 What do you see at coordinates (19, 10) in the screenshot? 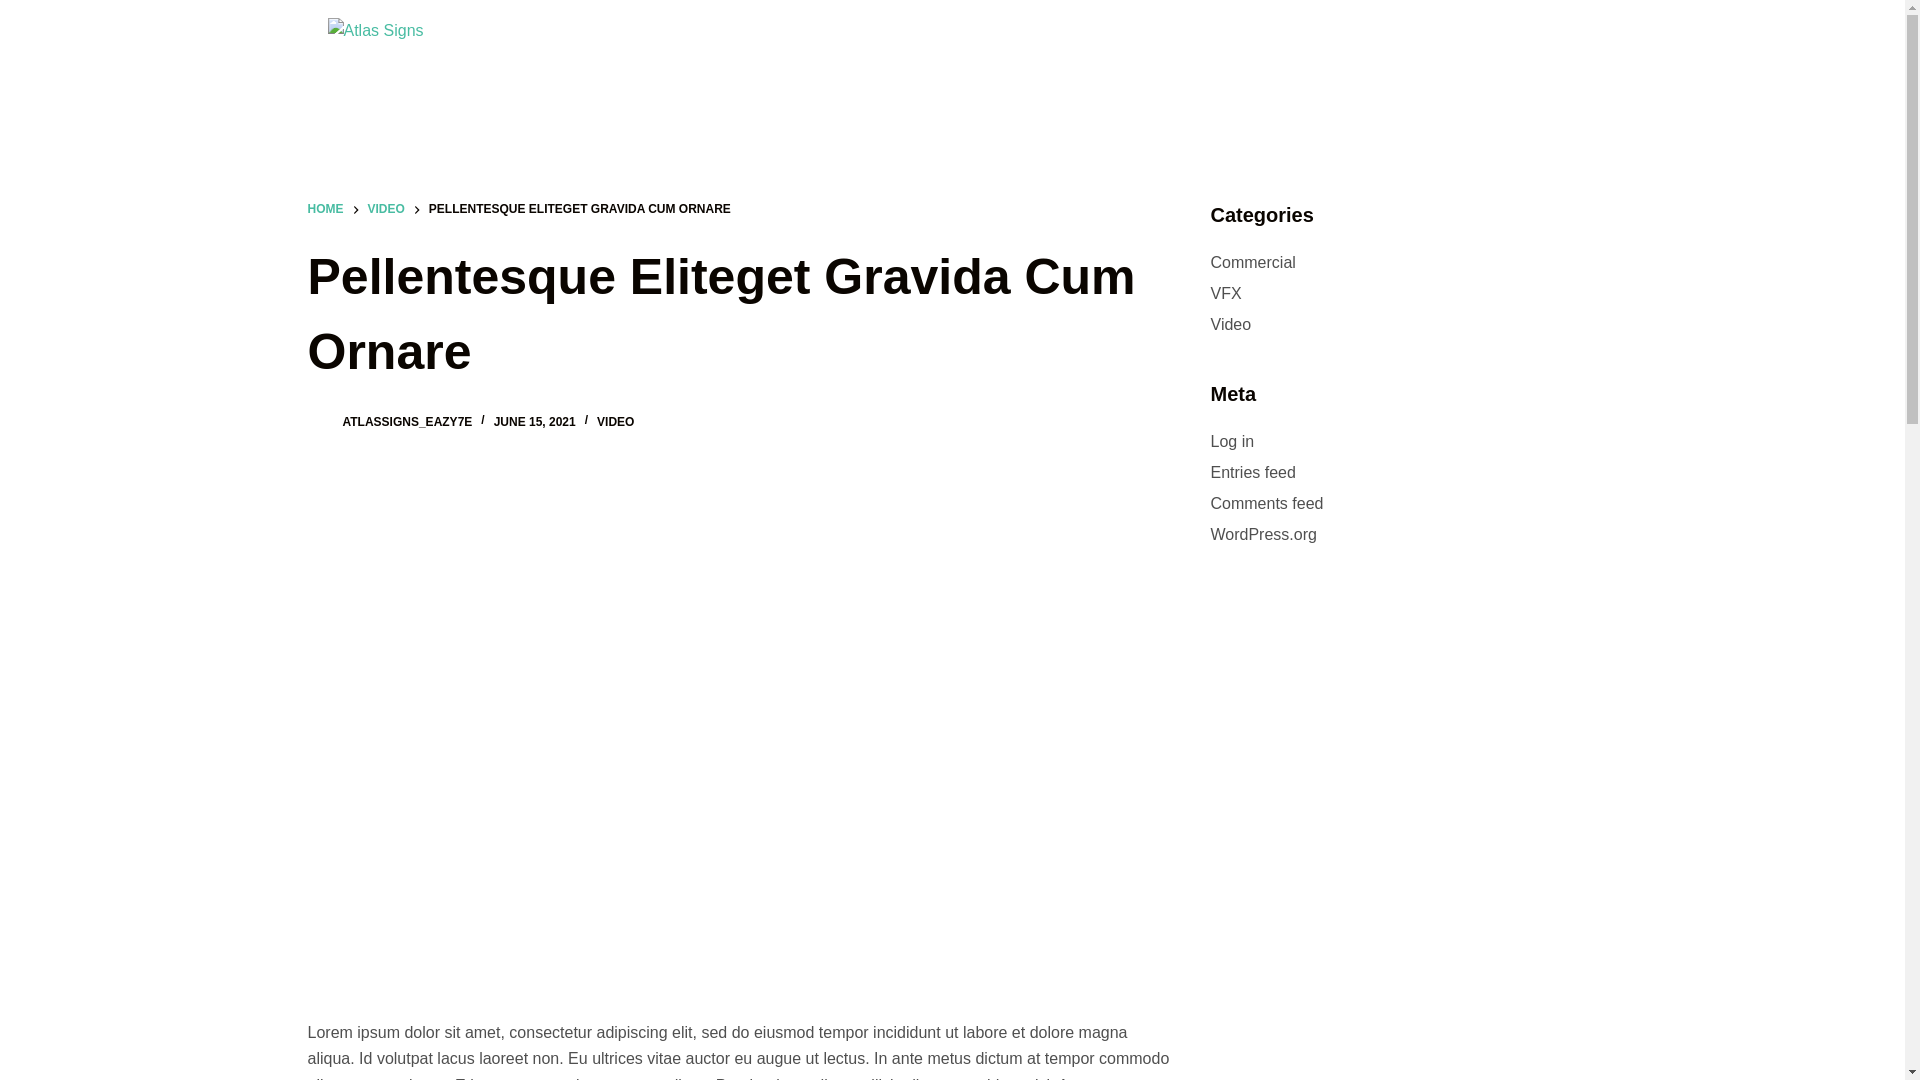
I see `'Skip to content'` at bounding box center [19, 10].